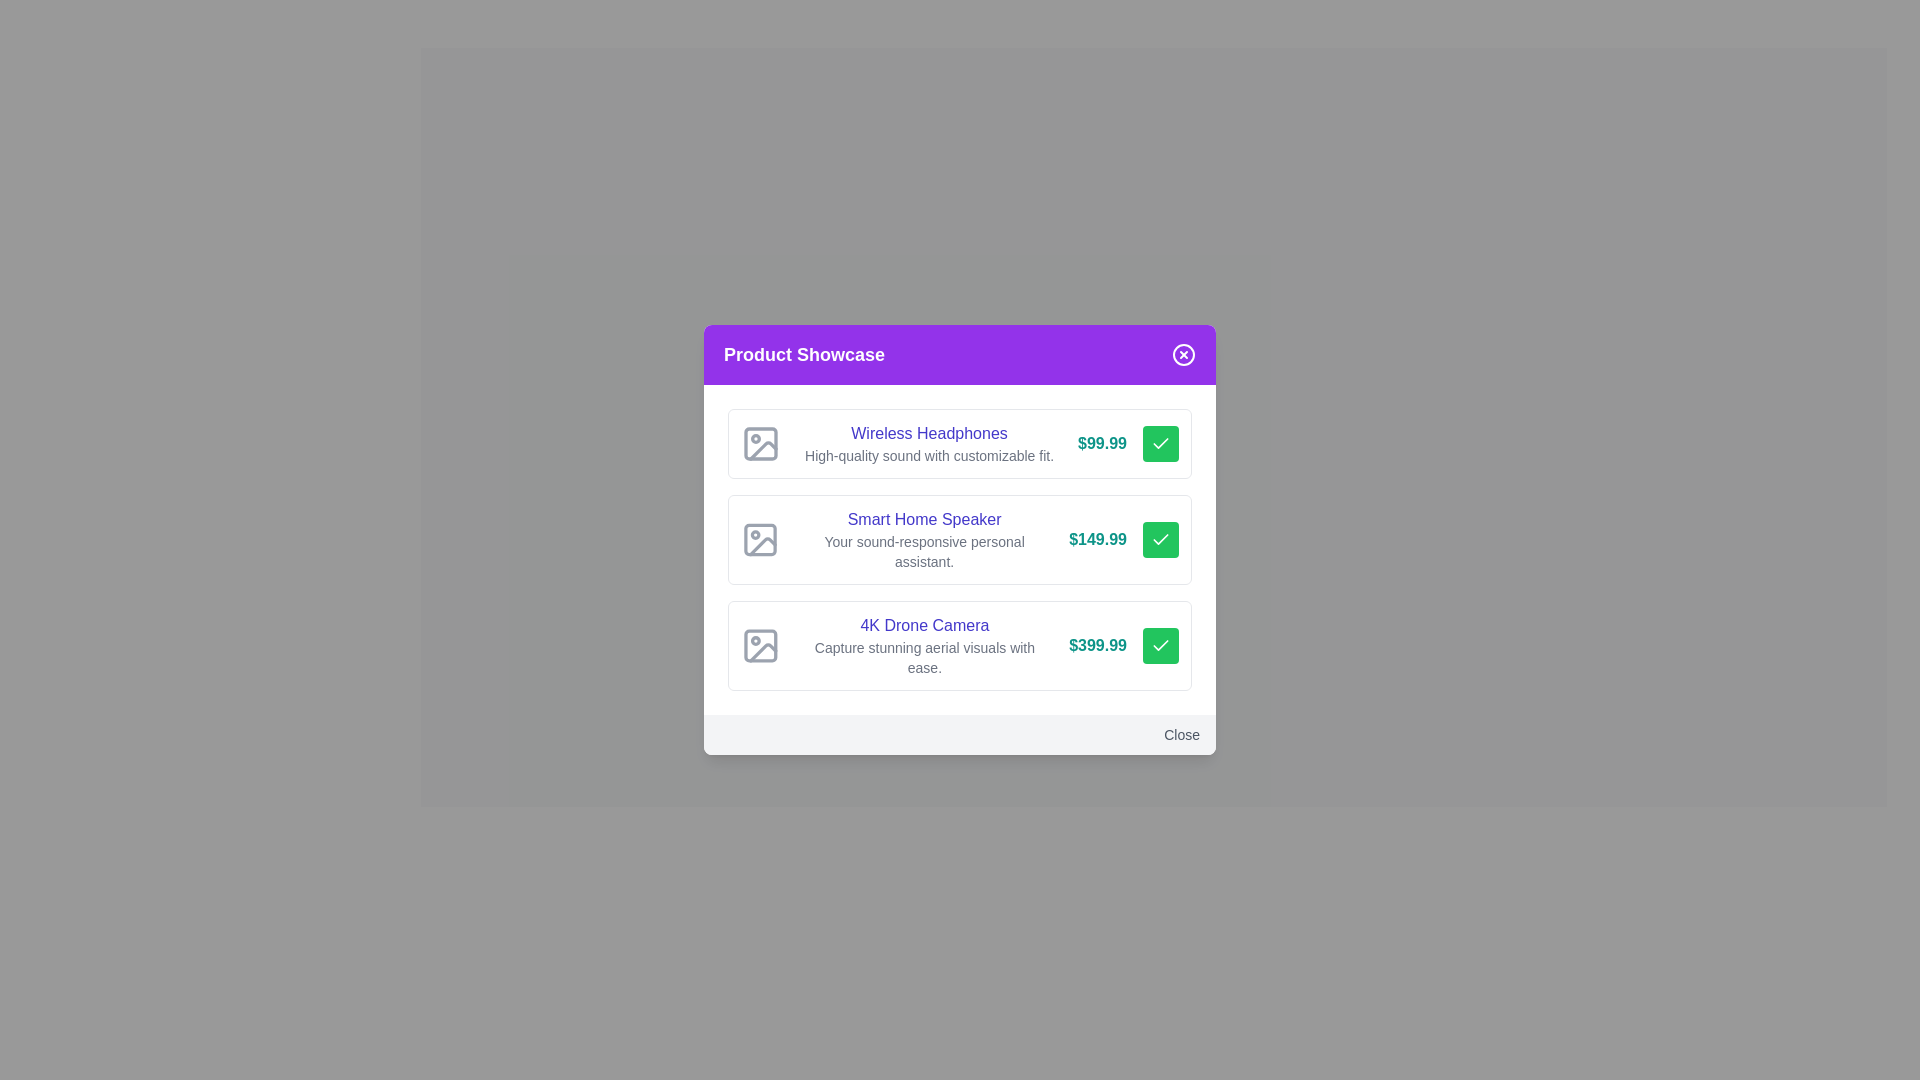 Image resolution: width=1920 pixels, height=1080 pixels. Describe the element at coordinates (1182, 735) in the screenshot. I see `the 'Close' Text Button located at the bottom-right corner of the modal dialog to exit the current view` at that location.